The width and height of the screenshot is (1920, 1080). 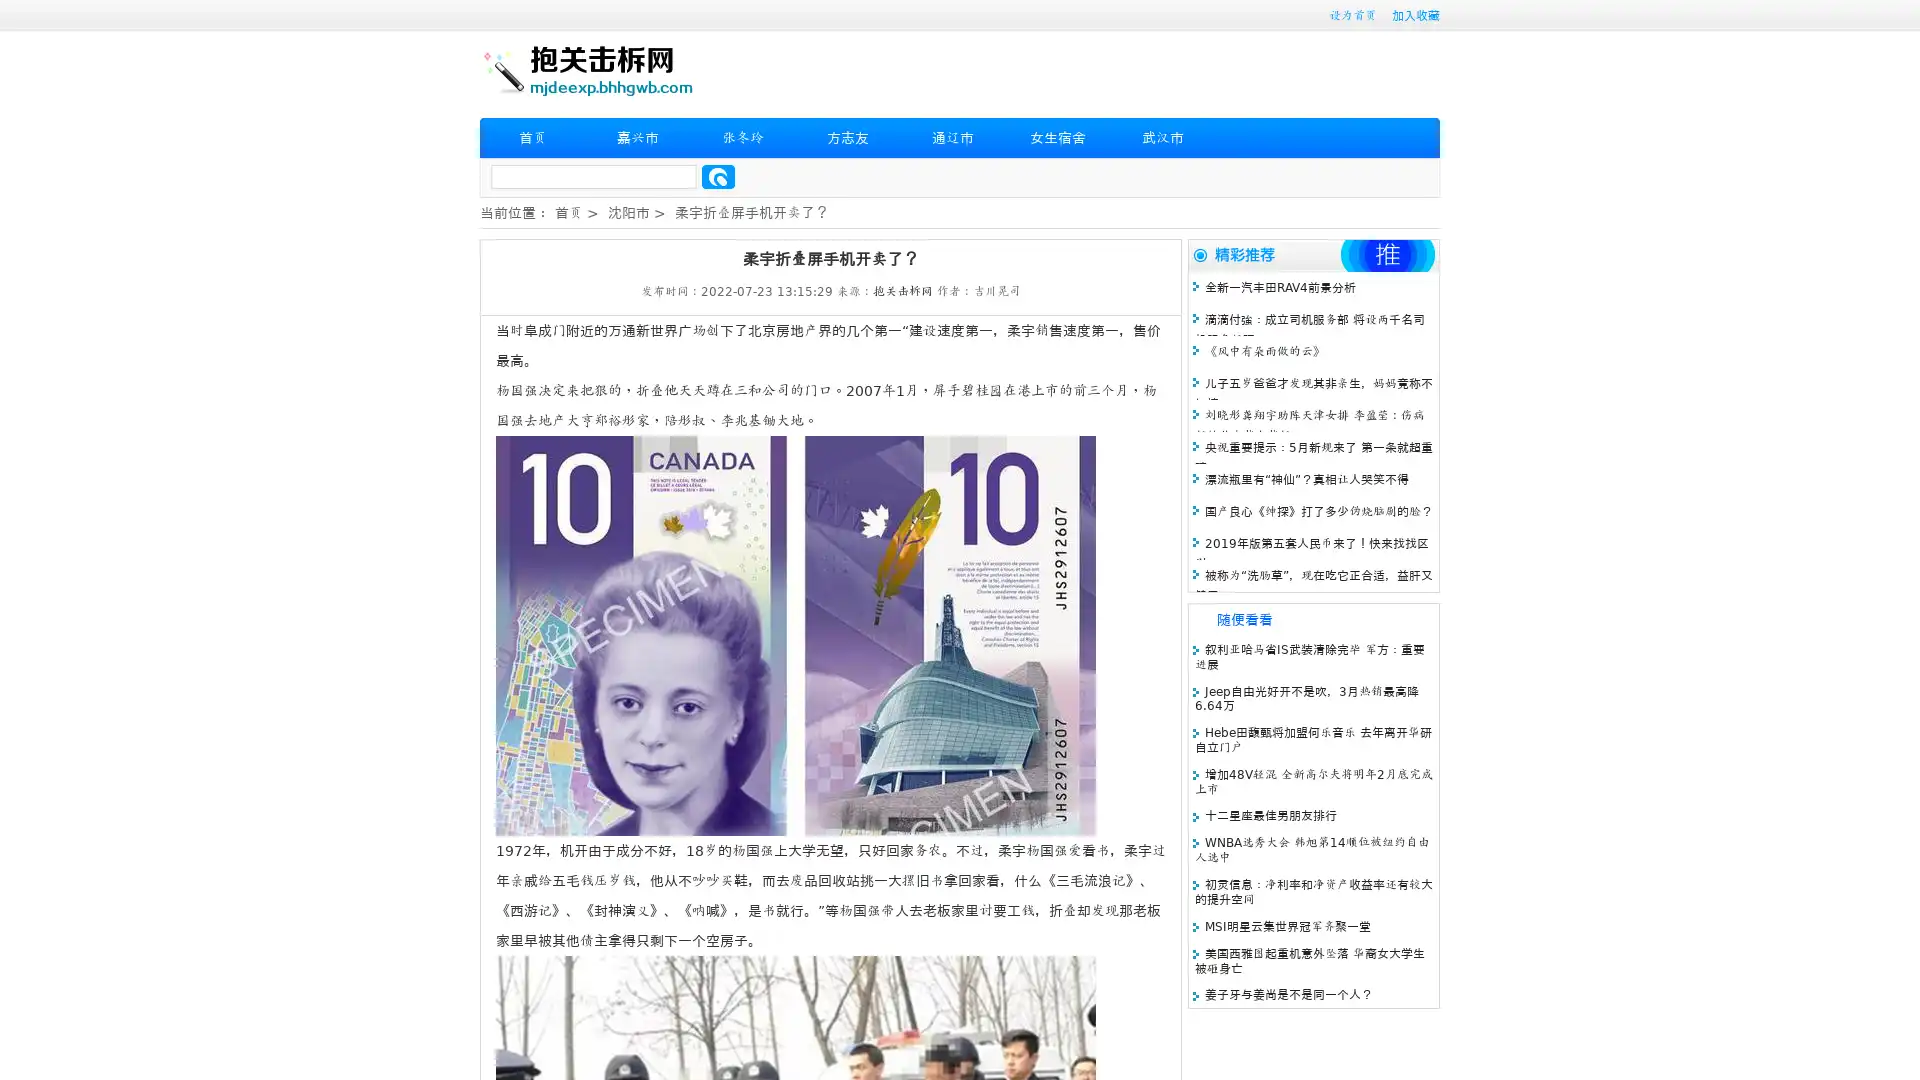 I want to click on Search, so click(x=718, y=176).